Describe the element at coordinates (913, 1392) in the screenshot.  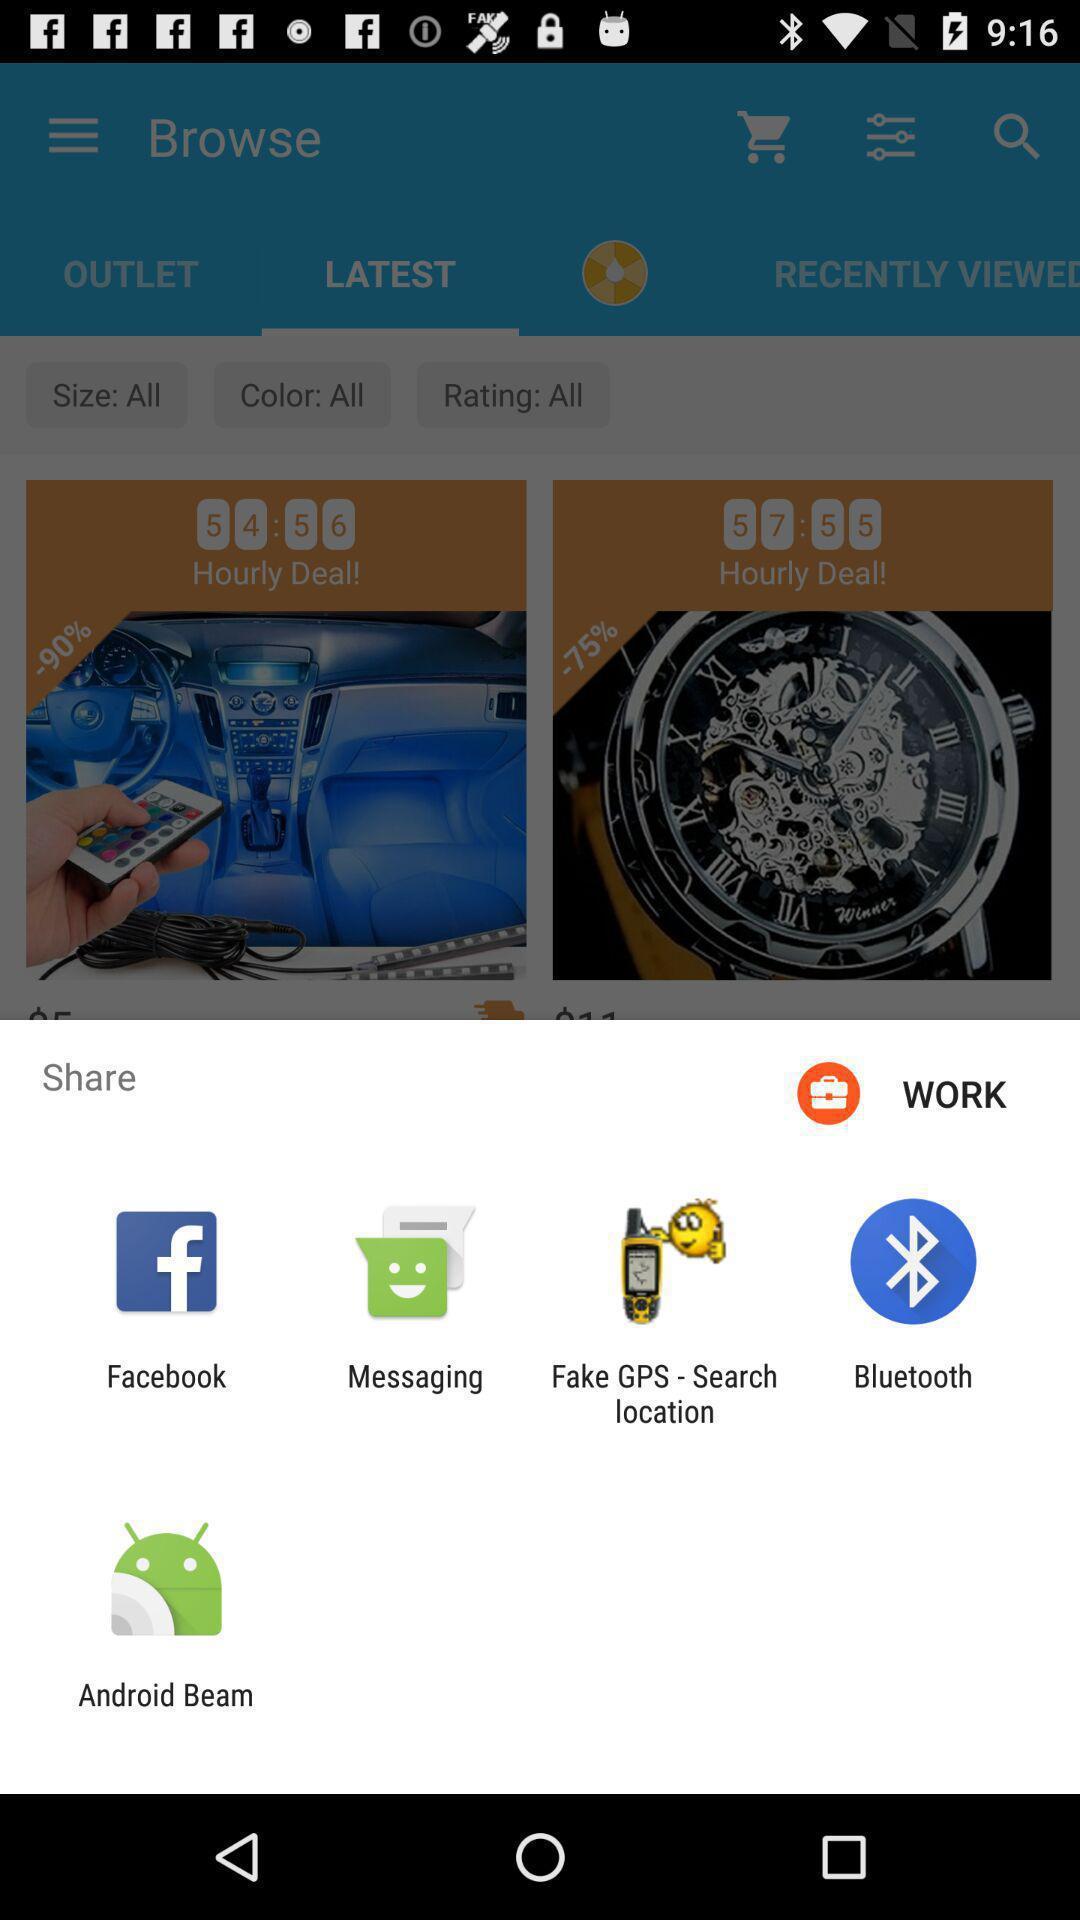
I see `icon to the right of the fake gps search icon` at that location.